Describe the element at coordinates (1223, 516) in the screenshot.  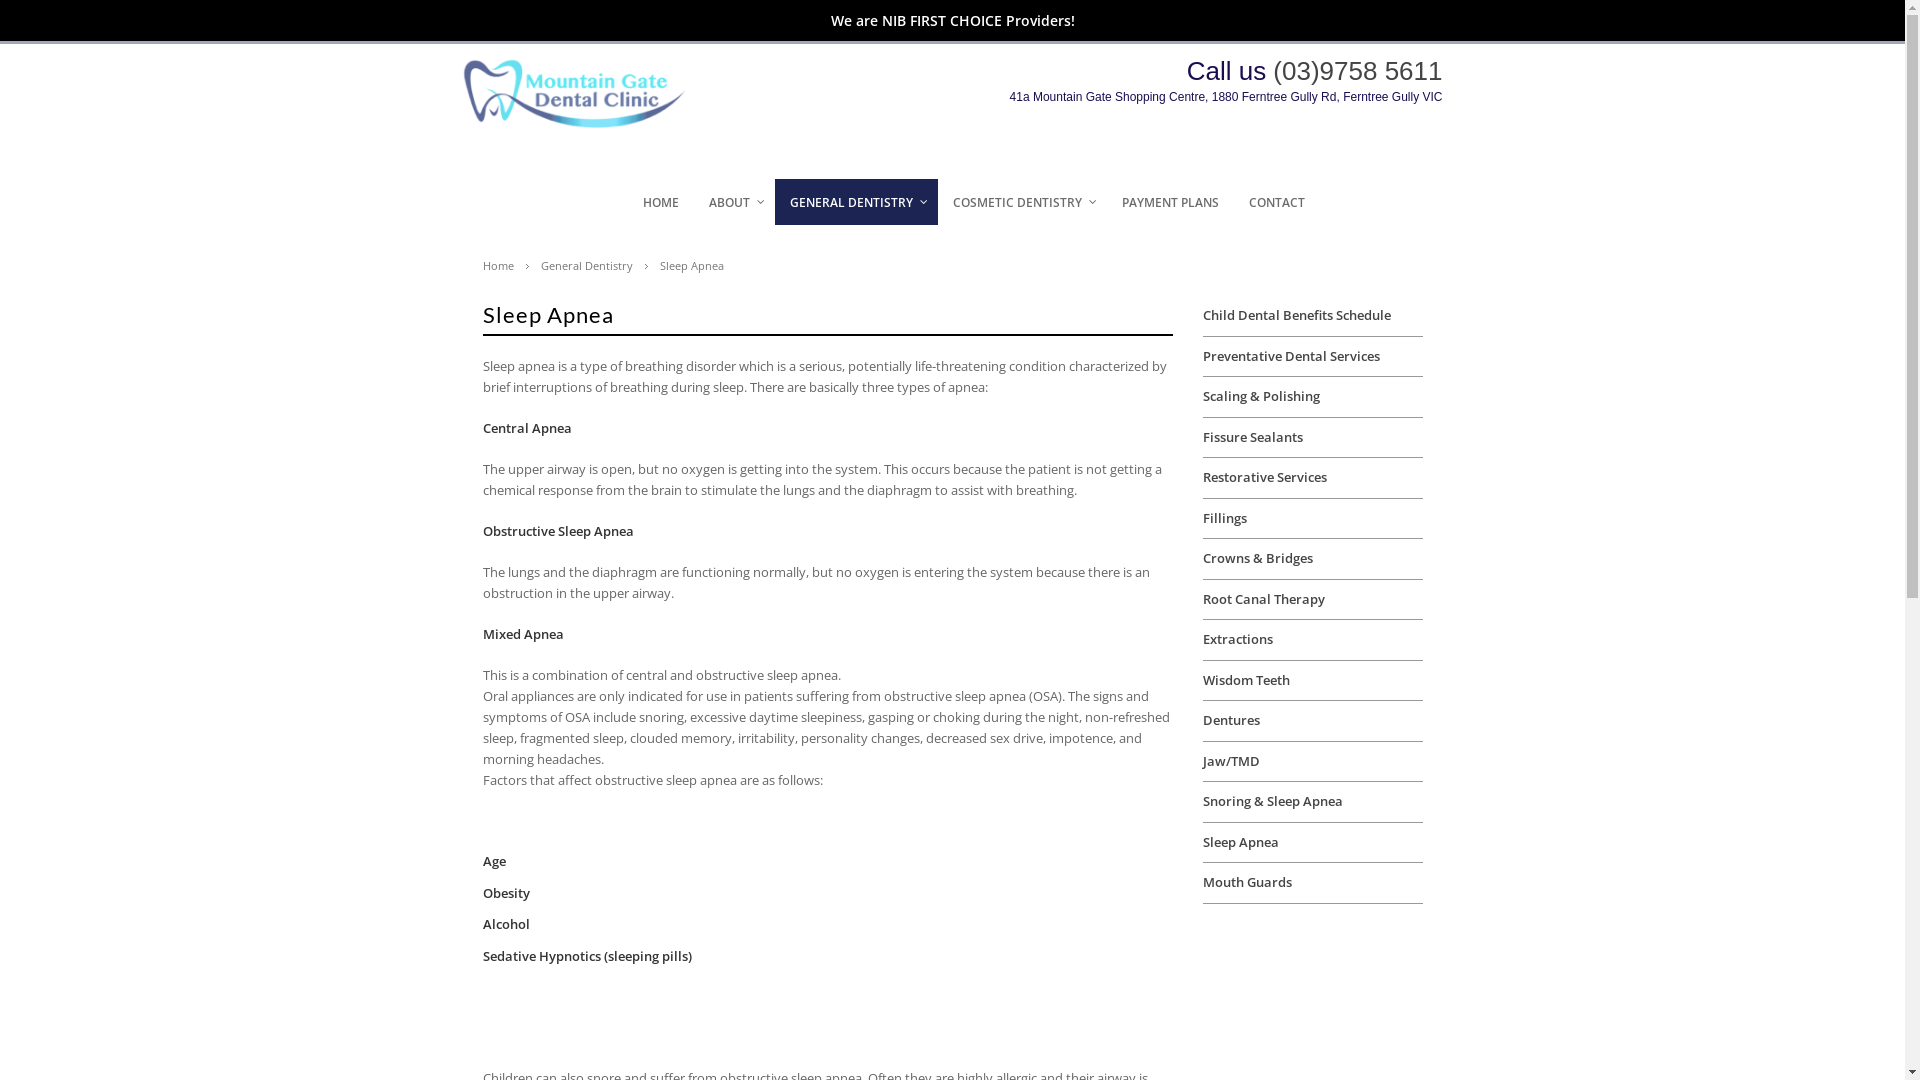
I see `'Fillings'` at that location.